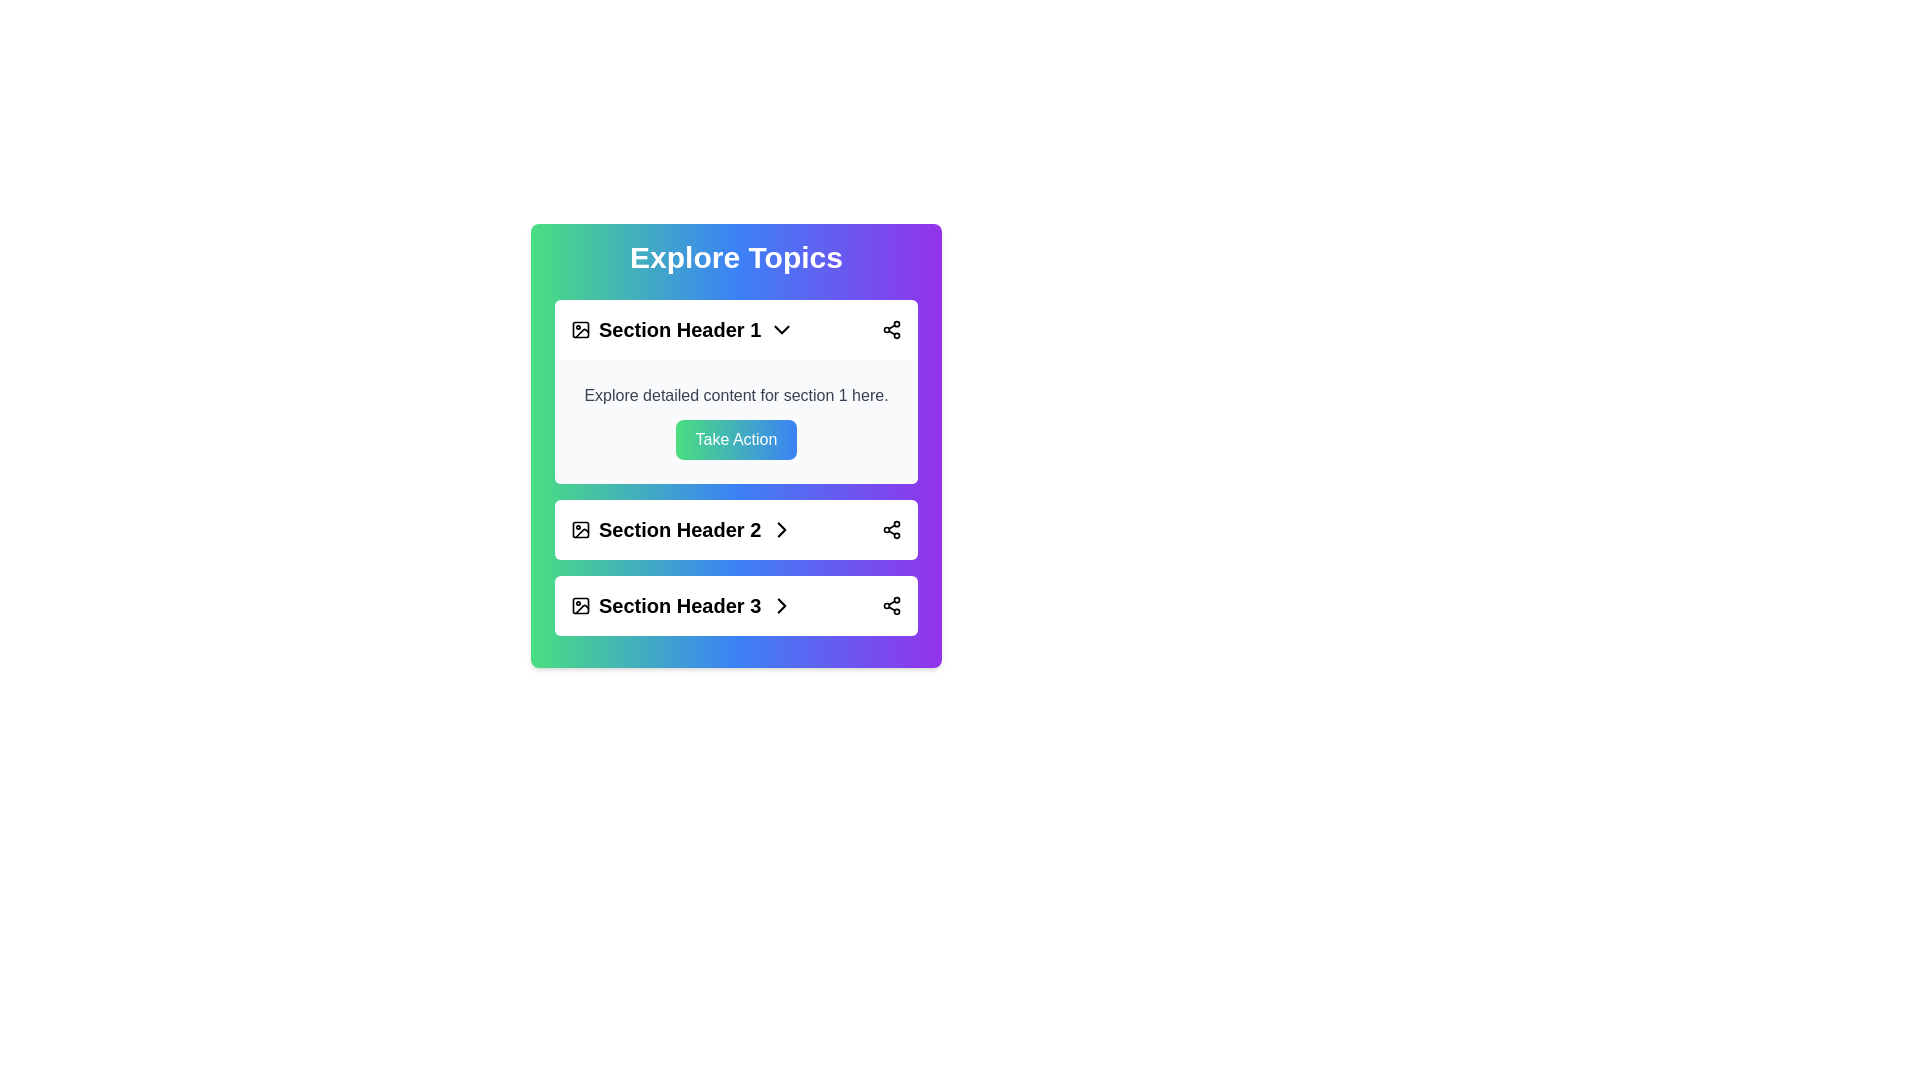 Image resolution: width=1920 pixels, height=1080 pixels. What do you see at coordinates (735, 396) in the screenshot?
I see `text block displaying 'Explore detailed content for section 1 here.' which is styled in gray and positioned above the 'Take Action' button and below 'Section Header 1'` at bounding box center [735, 396].